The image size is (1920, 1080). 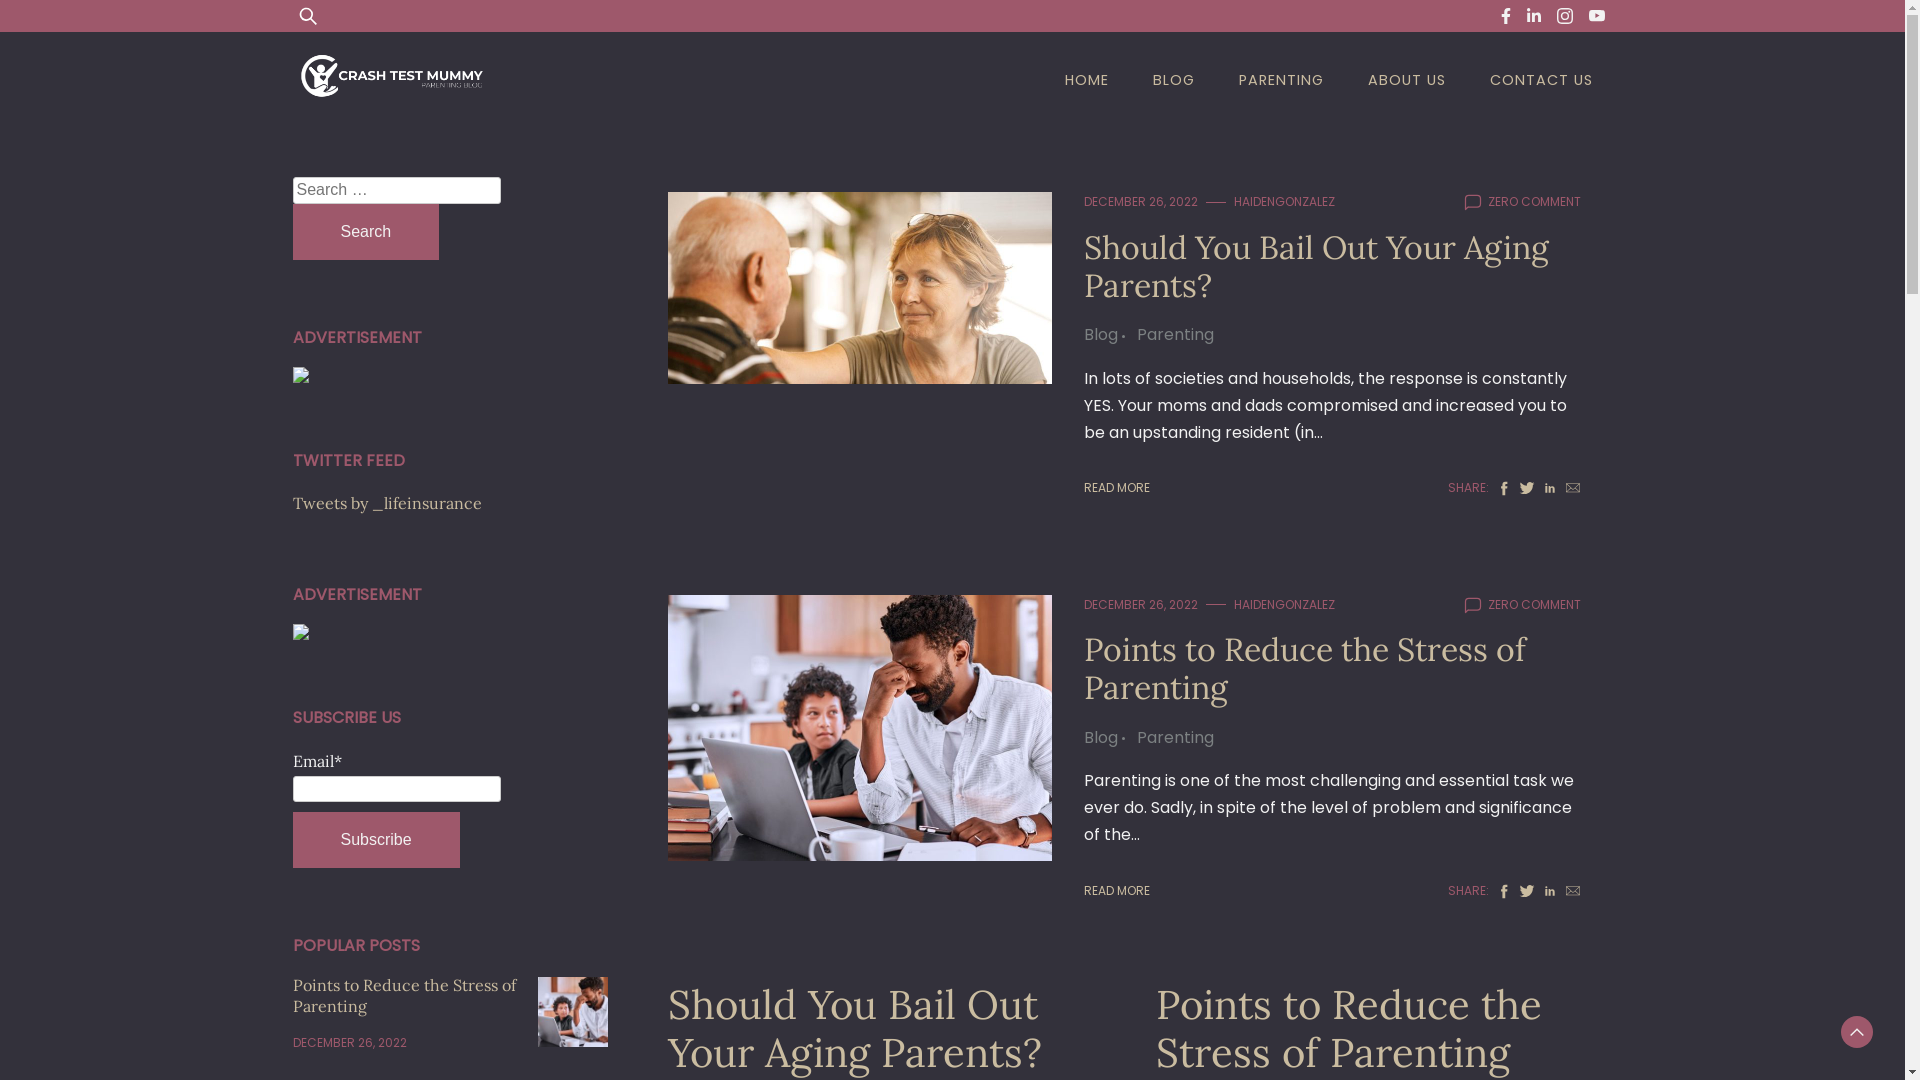 I want to click on 'Points to Reduce the Stress of Parenting', so click(x=402, y=995).